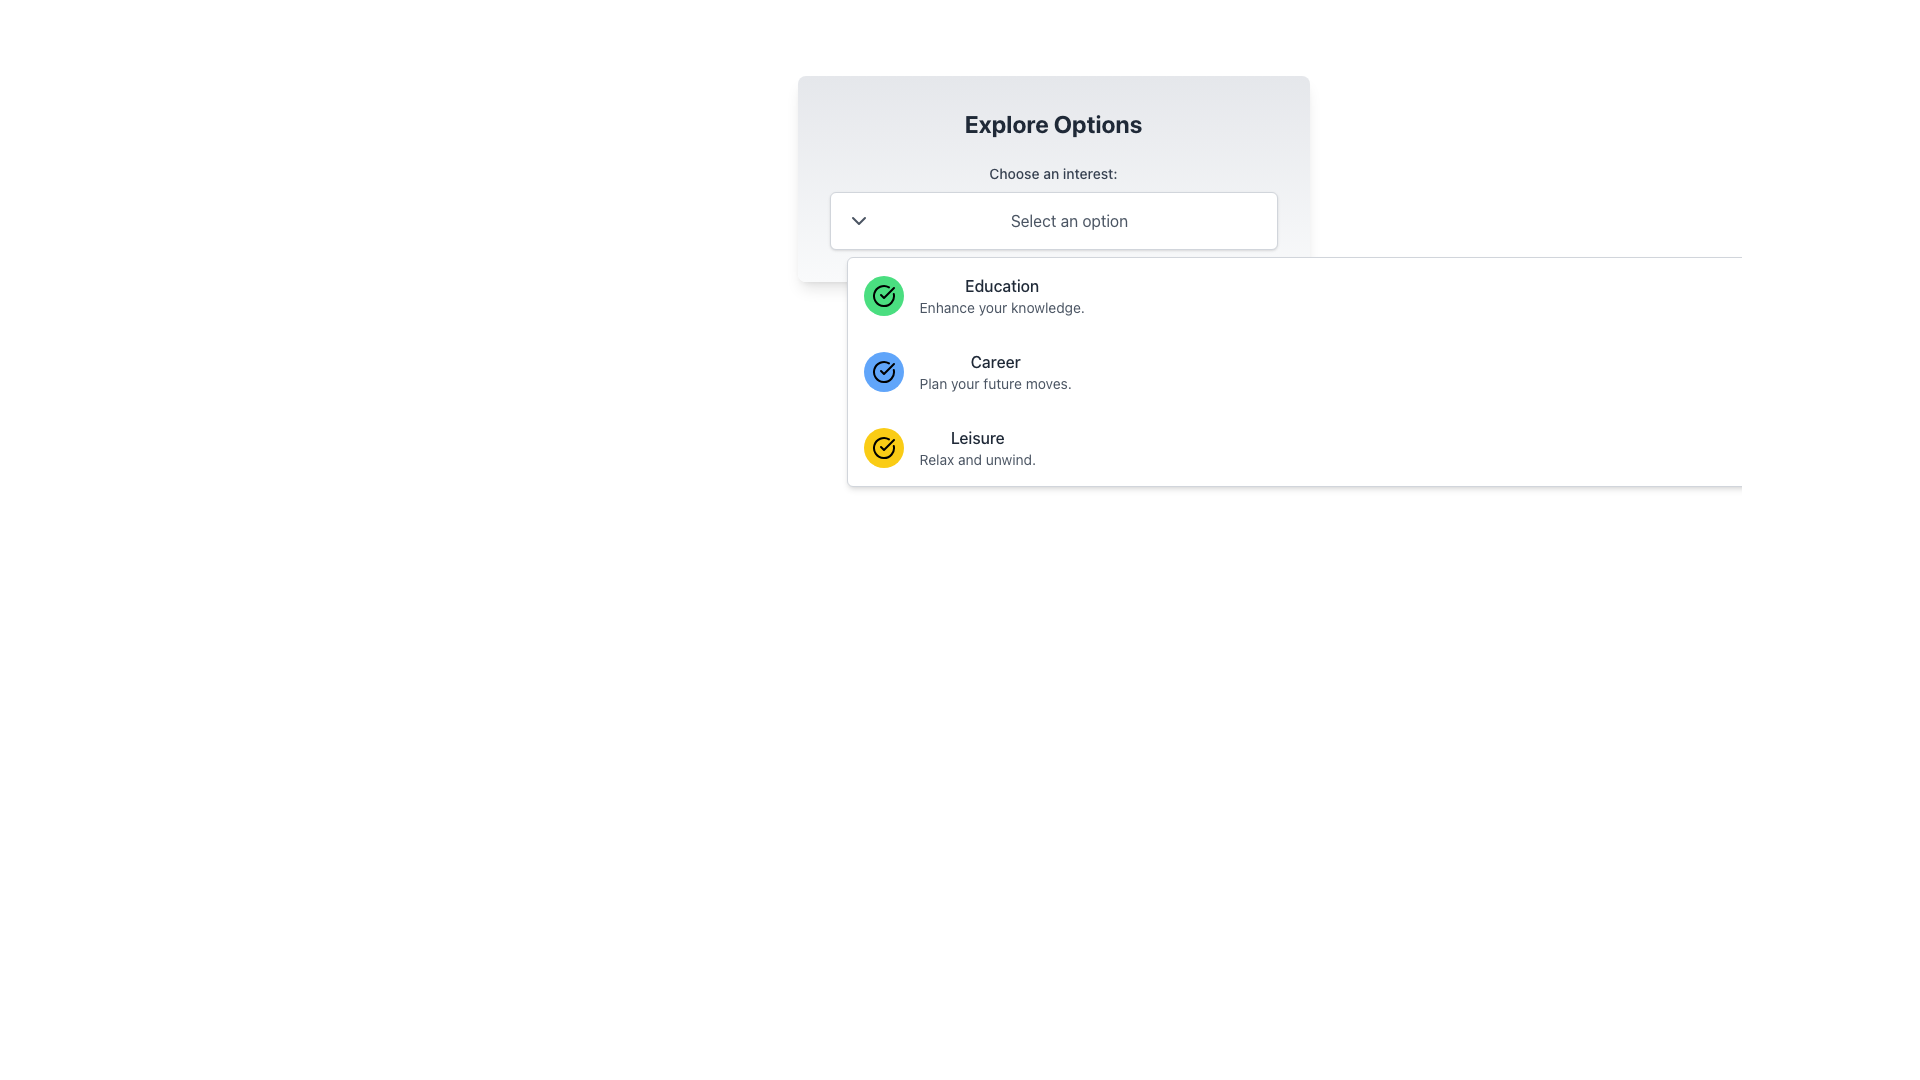 This screenshot has width=1920, height=1080. Describe the element at coordinates (1002, 308) in the screenshot. I see `the text label that reads 'Enhance your knowledge.' which is styled in a smaller font-size and lighter gray color, located directly below the header text 'Education'` at that location.